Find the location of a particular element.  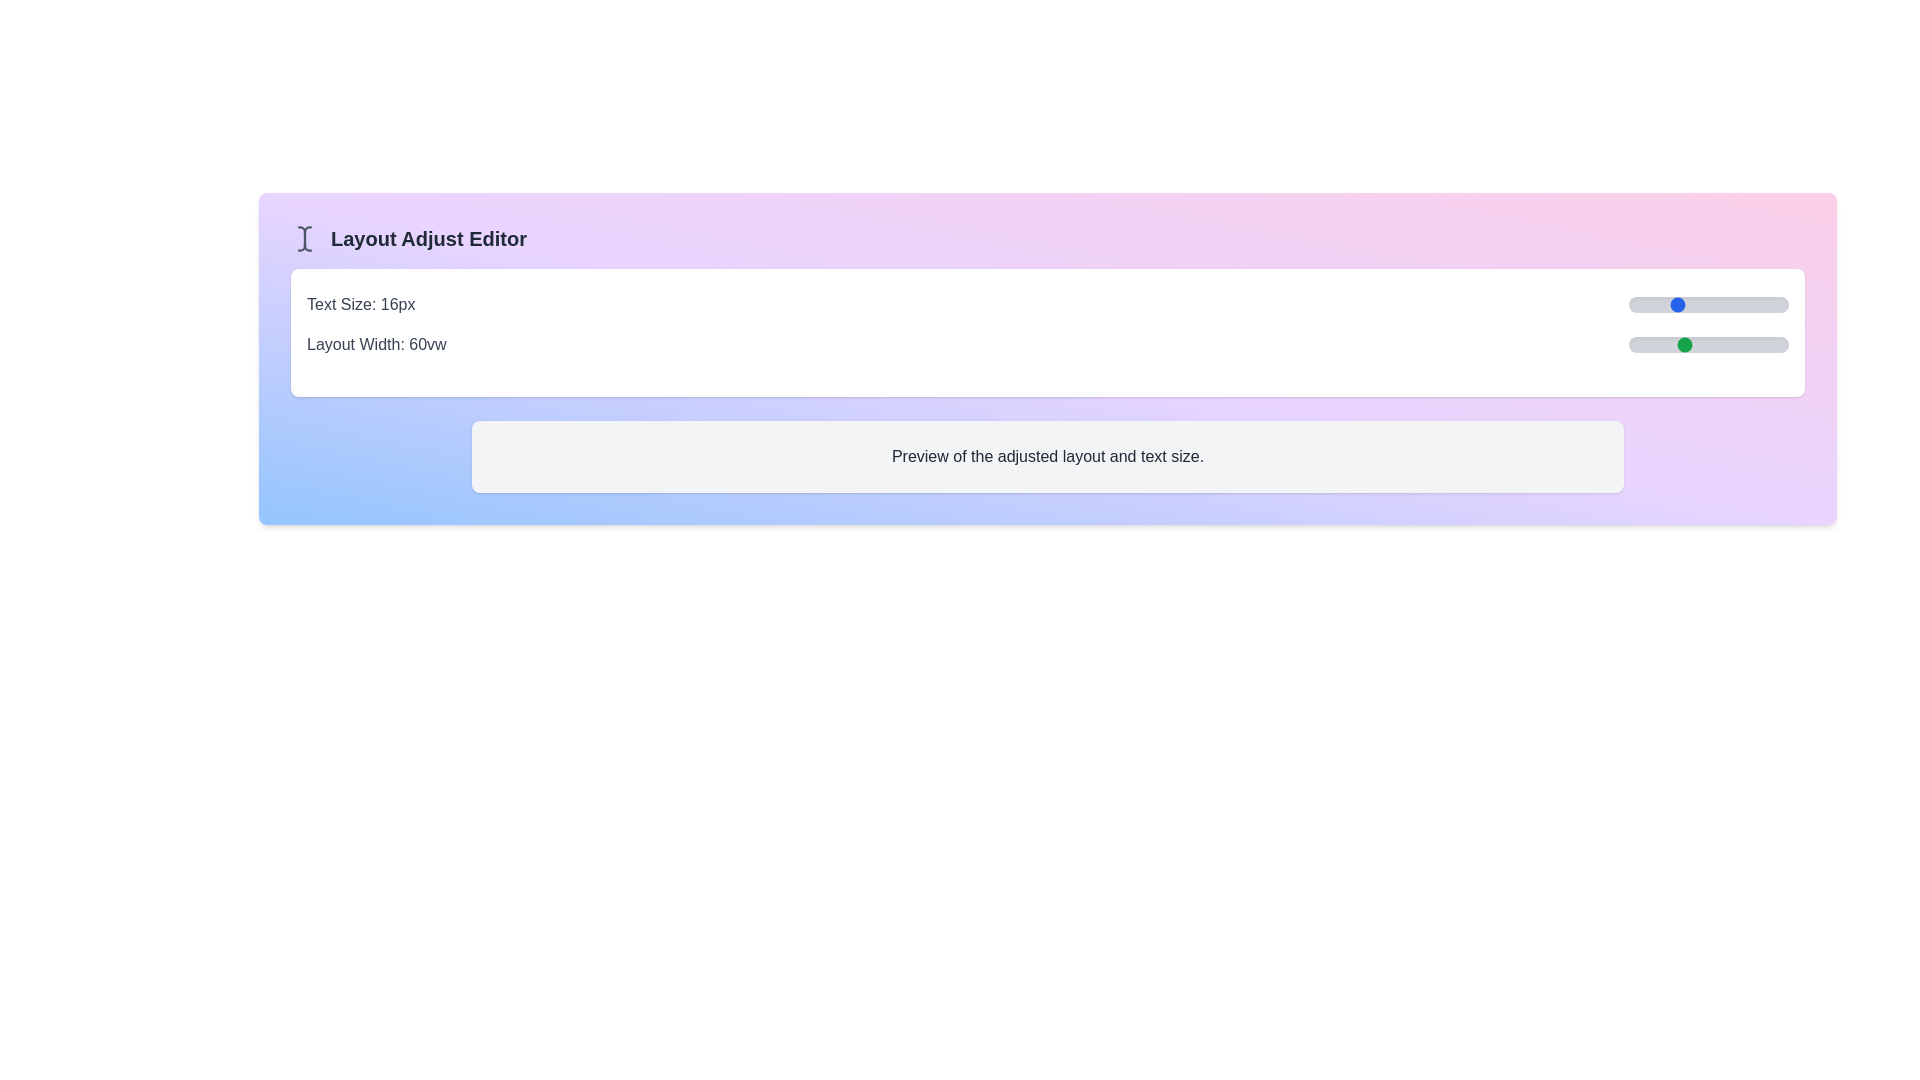

the layout width is located at coordinates (1671, 343).